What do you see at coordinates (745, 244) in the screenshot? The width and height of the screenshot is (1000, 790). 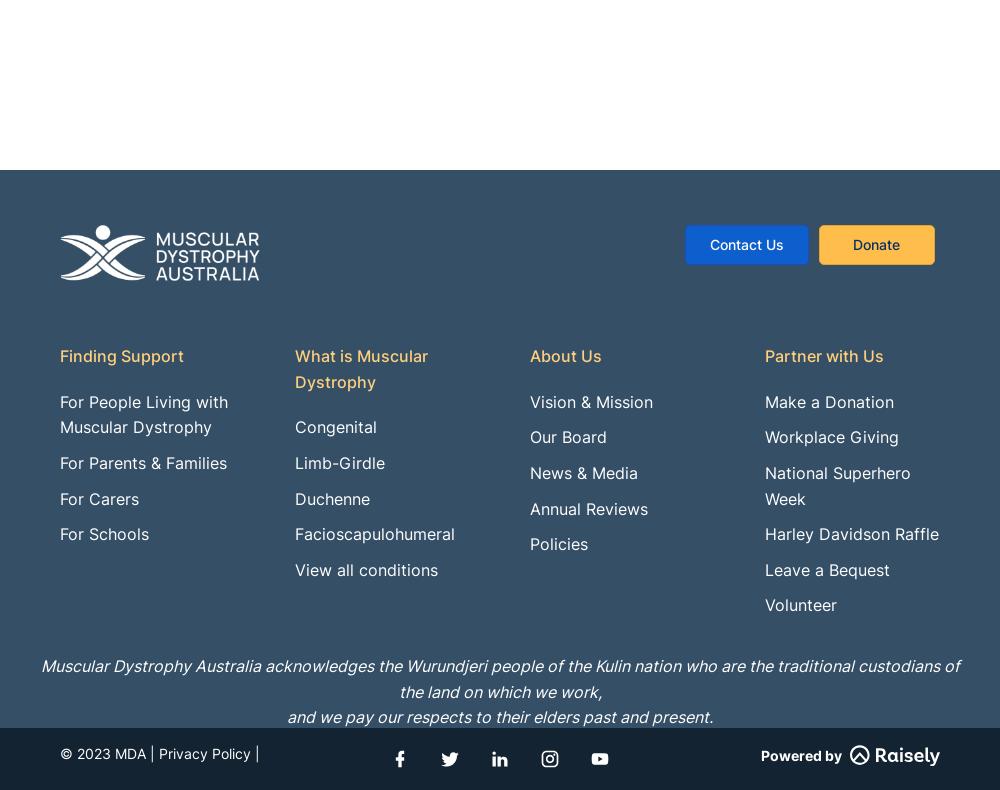 I see `'Contact Us'` at bounding box center [745, 244].